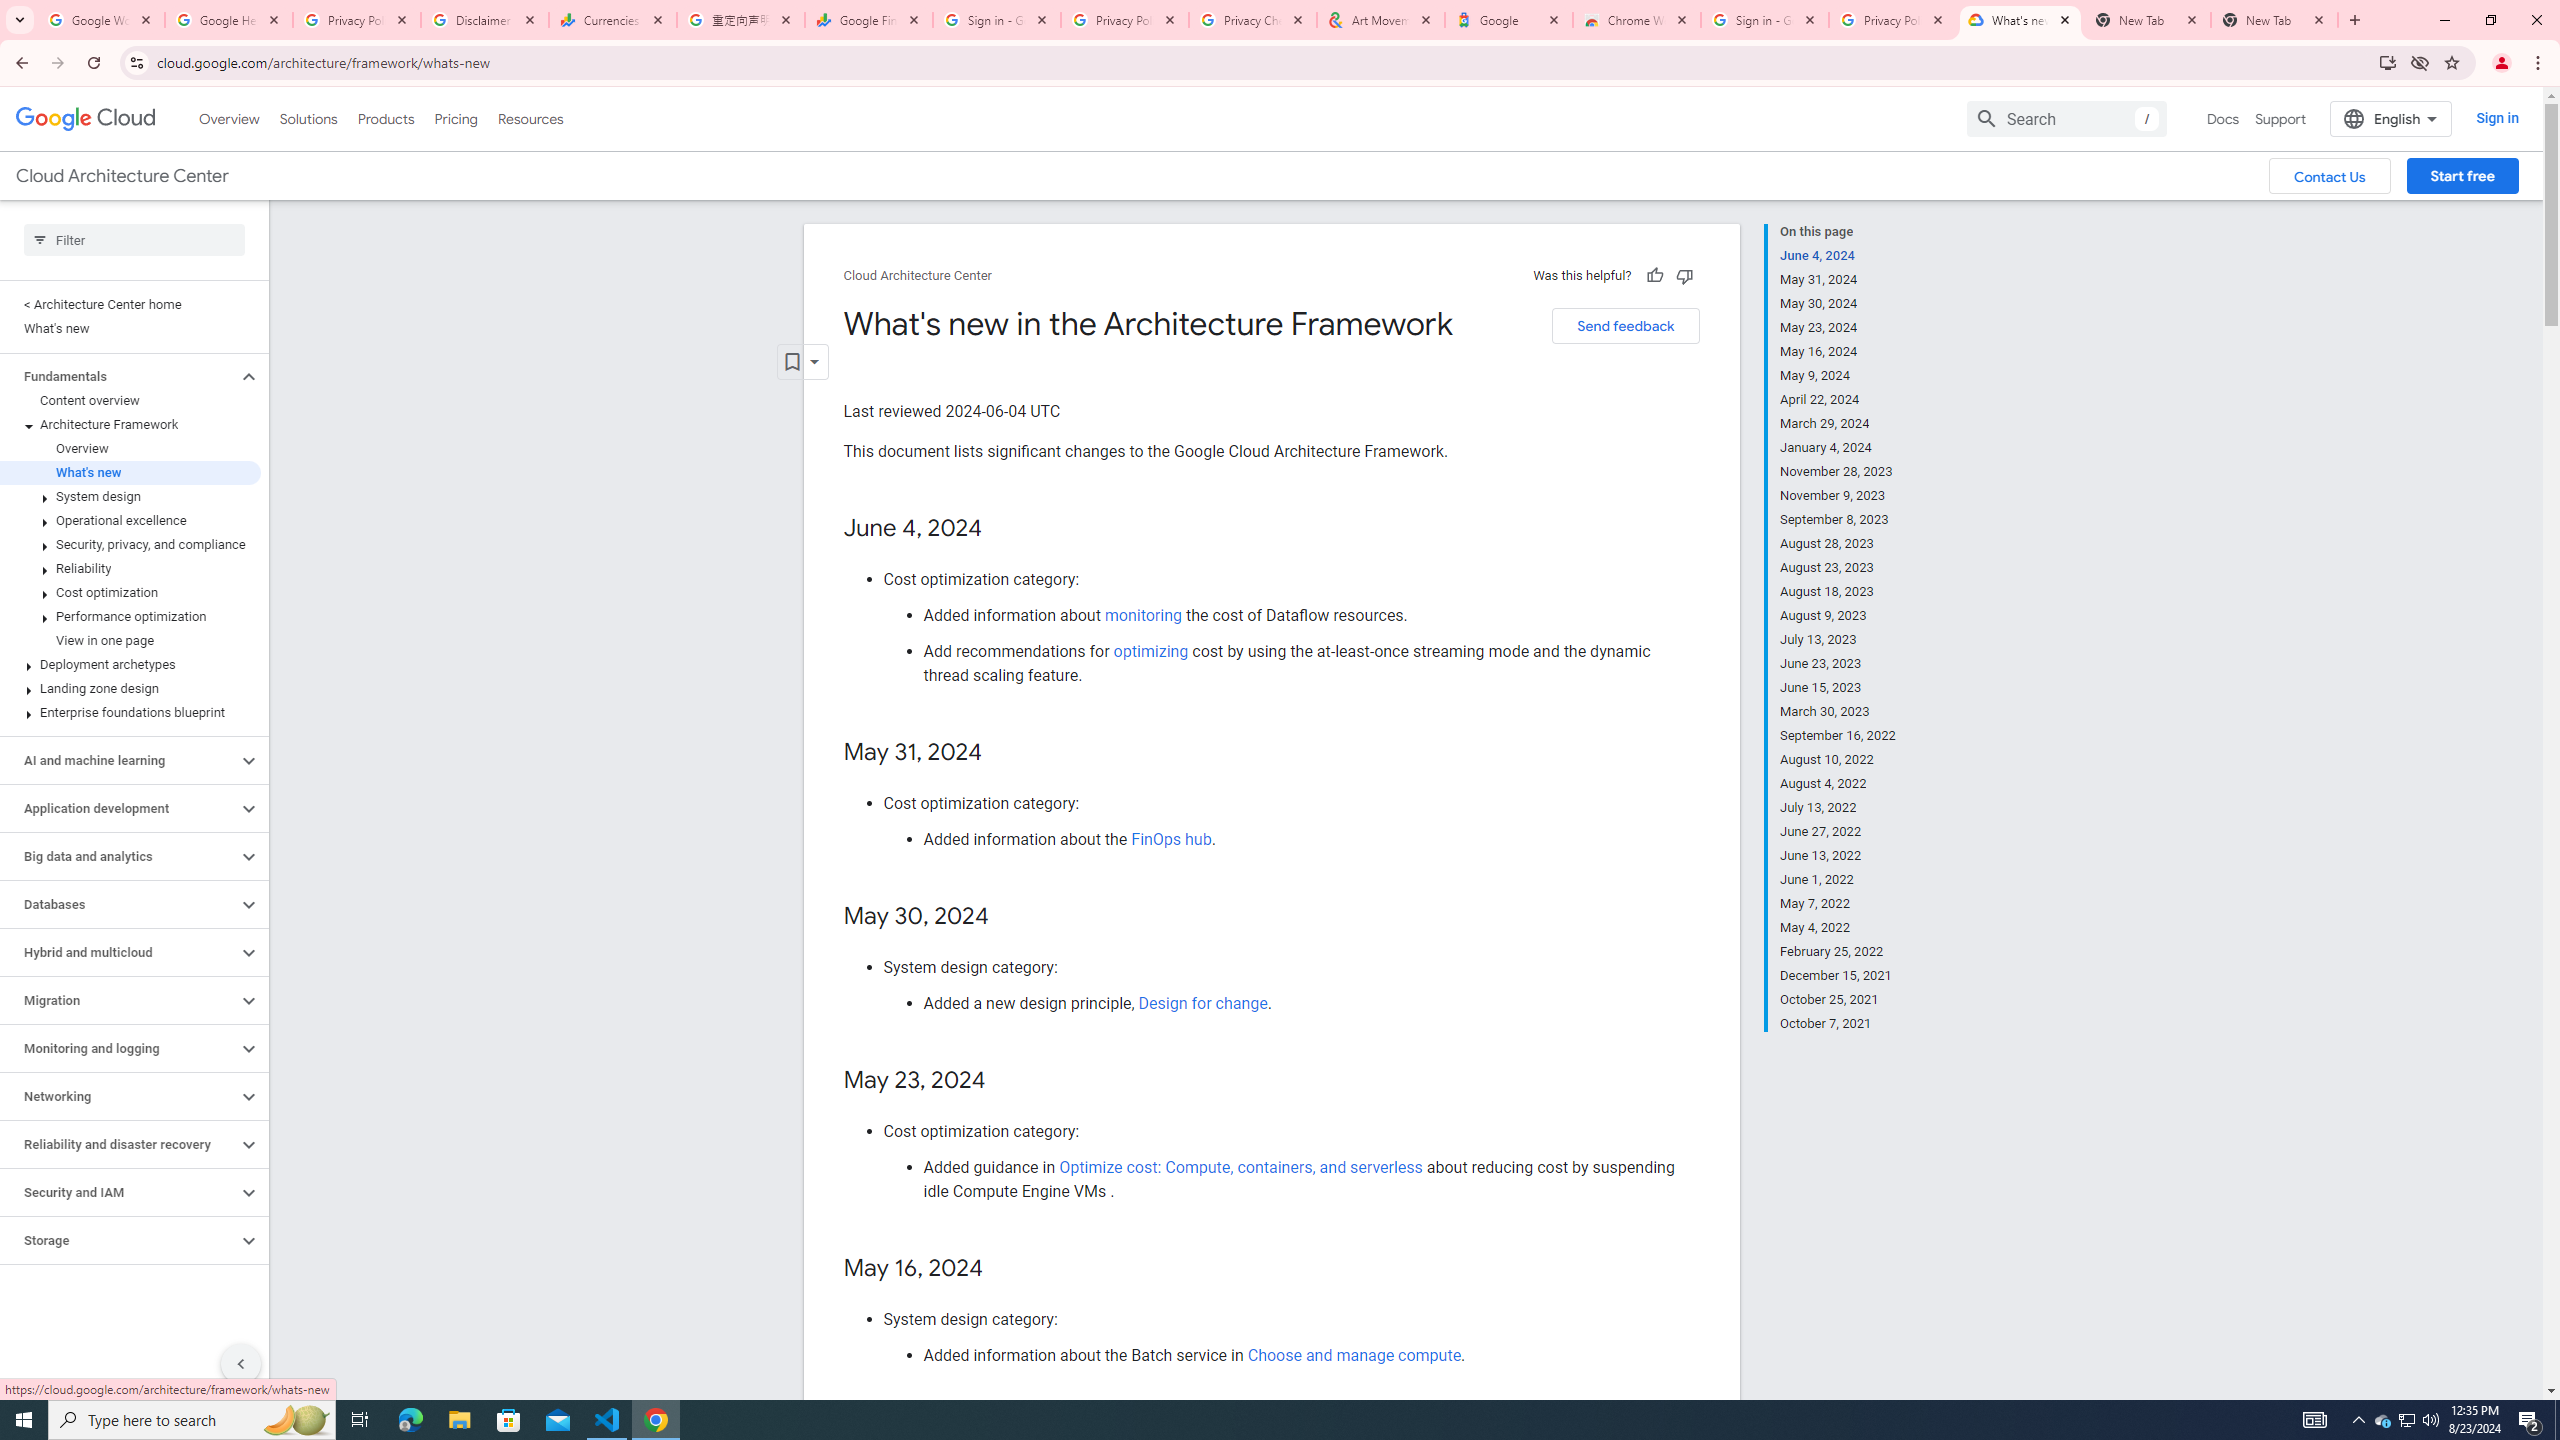 This screenshot has height=1440, width=2560. Describe the element at coordinates (917, 275) in the screenshot. I see `'Cloud Architecture Center'` at that location.